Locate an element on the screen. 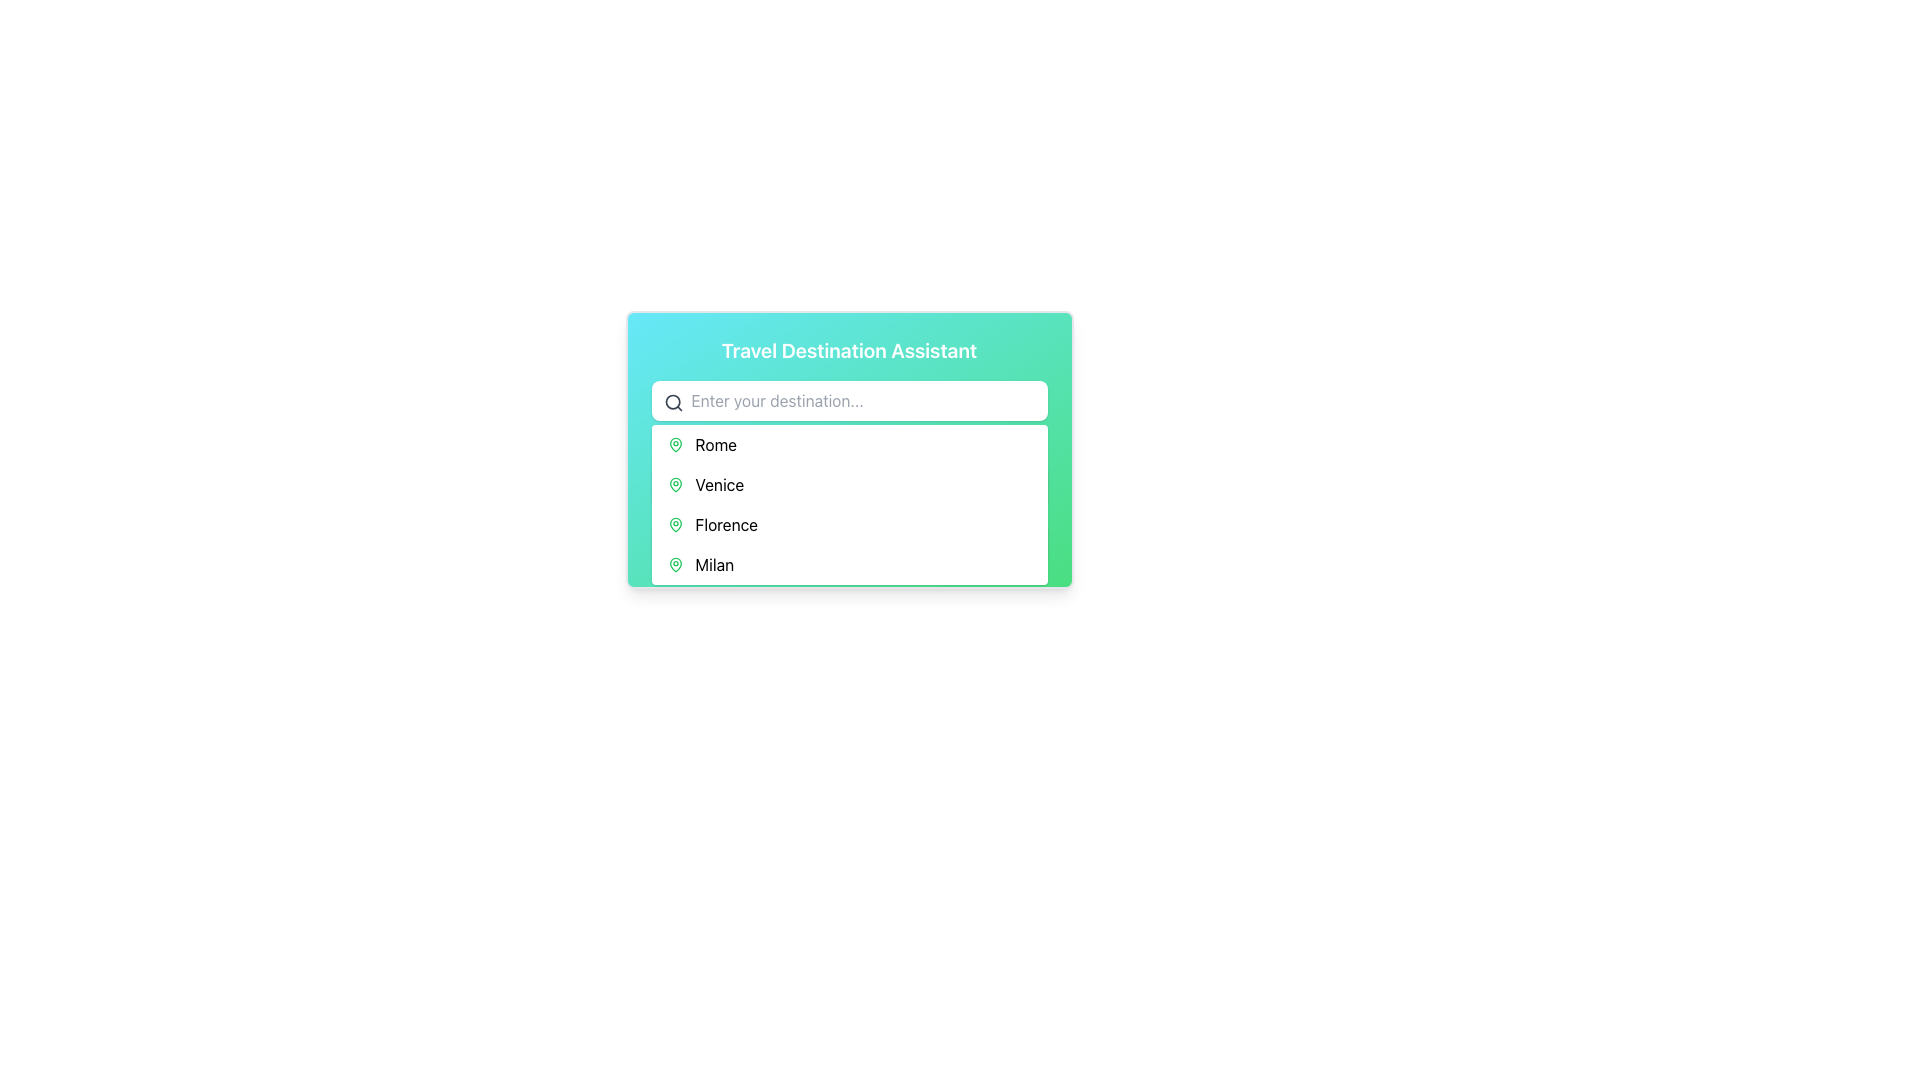  the green map pin icon located to the left of the text 'Florence' in the dropdown menu is located at coordinates (675, 523).